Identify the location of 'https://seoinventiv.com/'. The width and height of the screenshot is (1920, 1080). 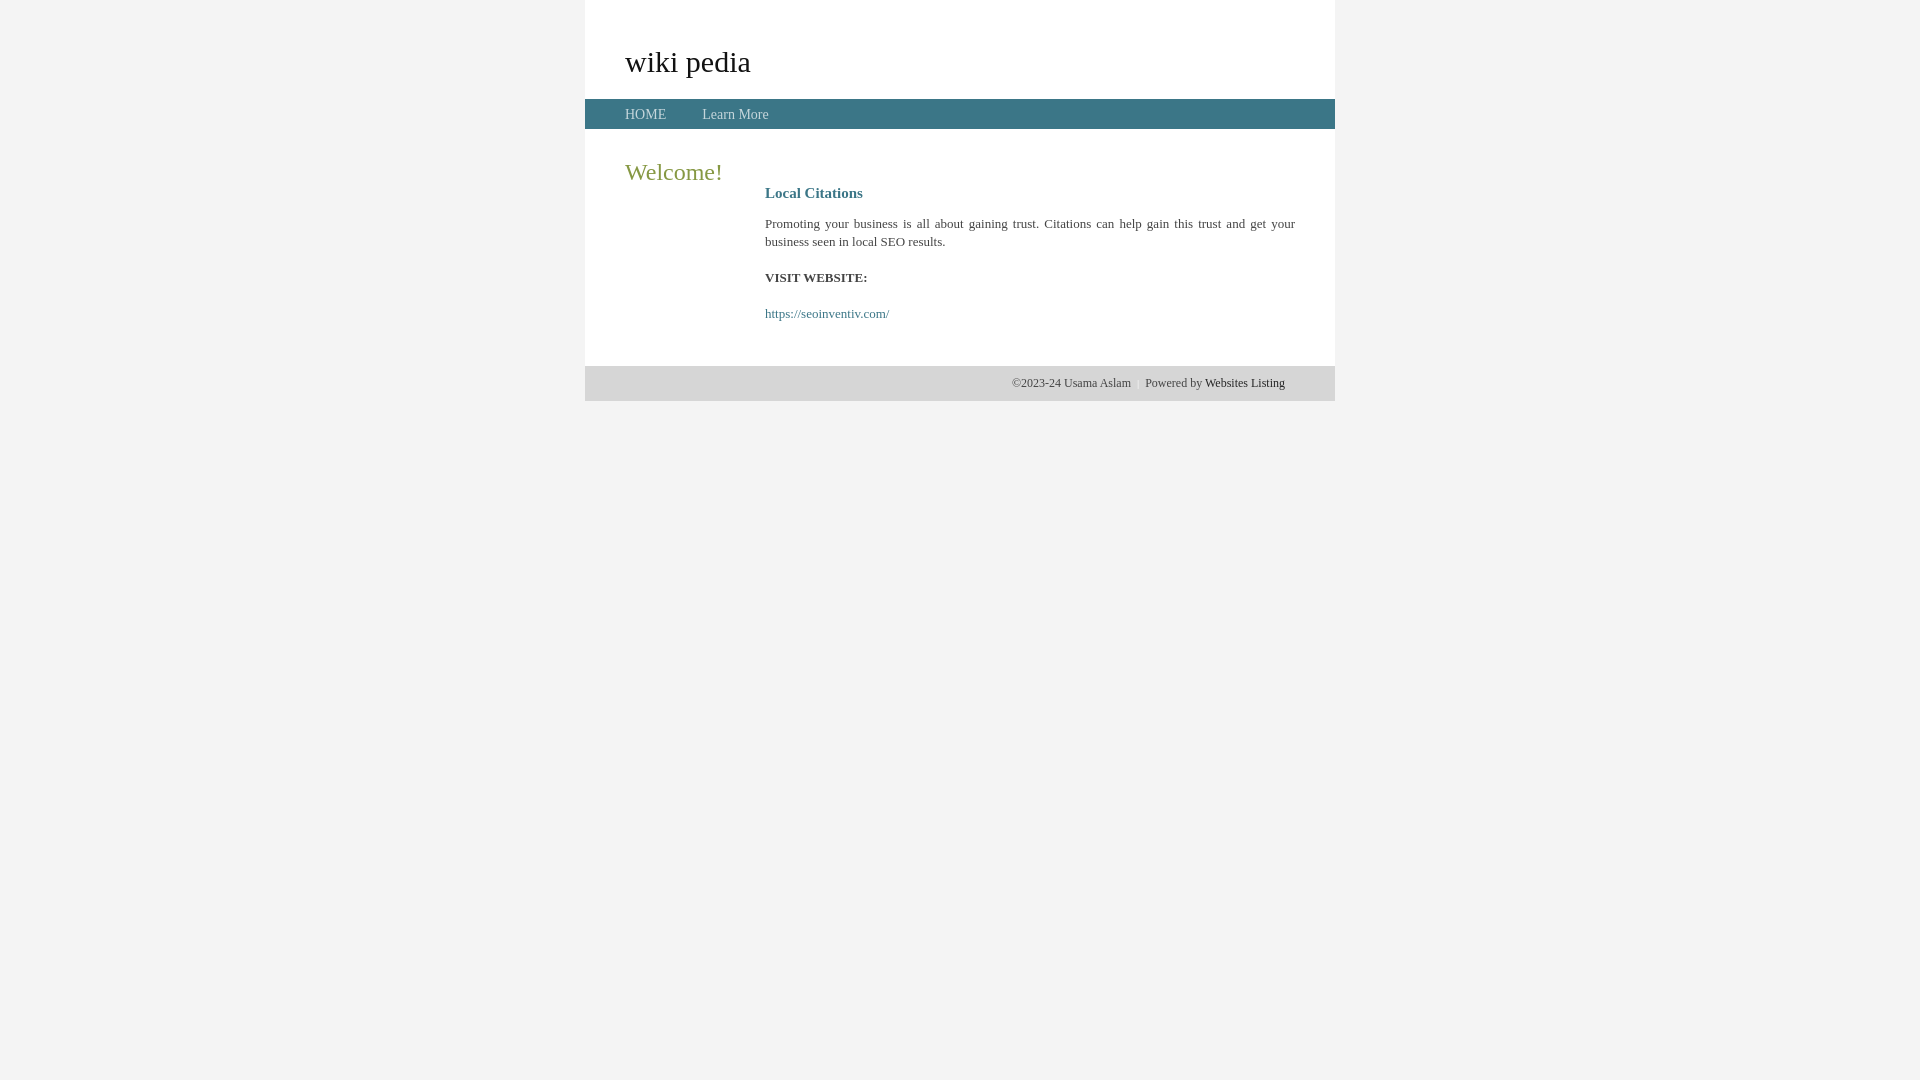
(826, 313).